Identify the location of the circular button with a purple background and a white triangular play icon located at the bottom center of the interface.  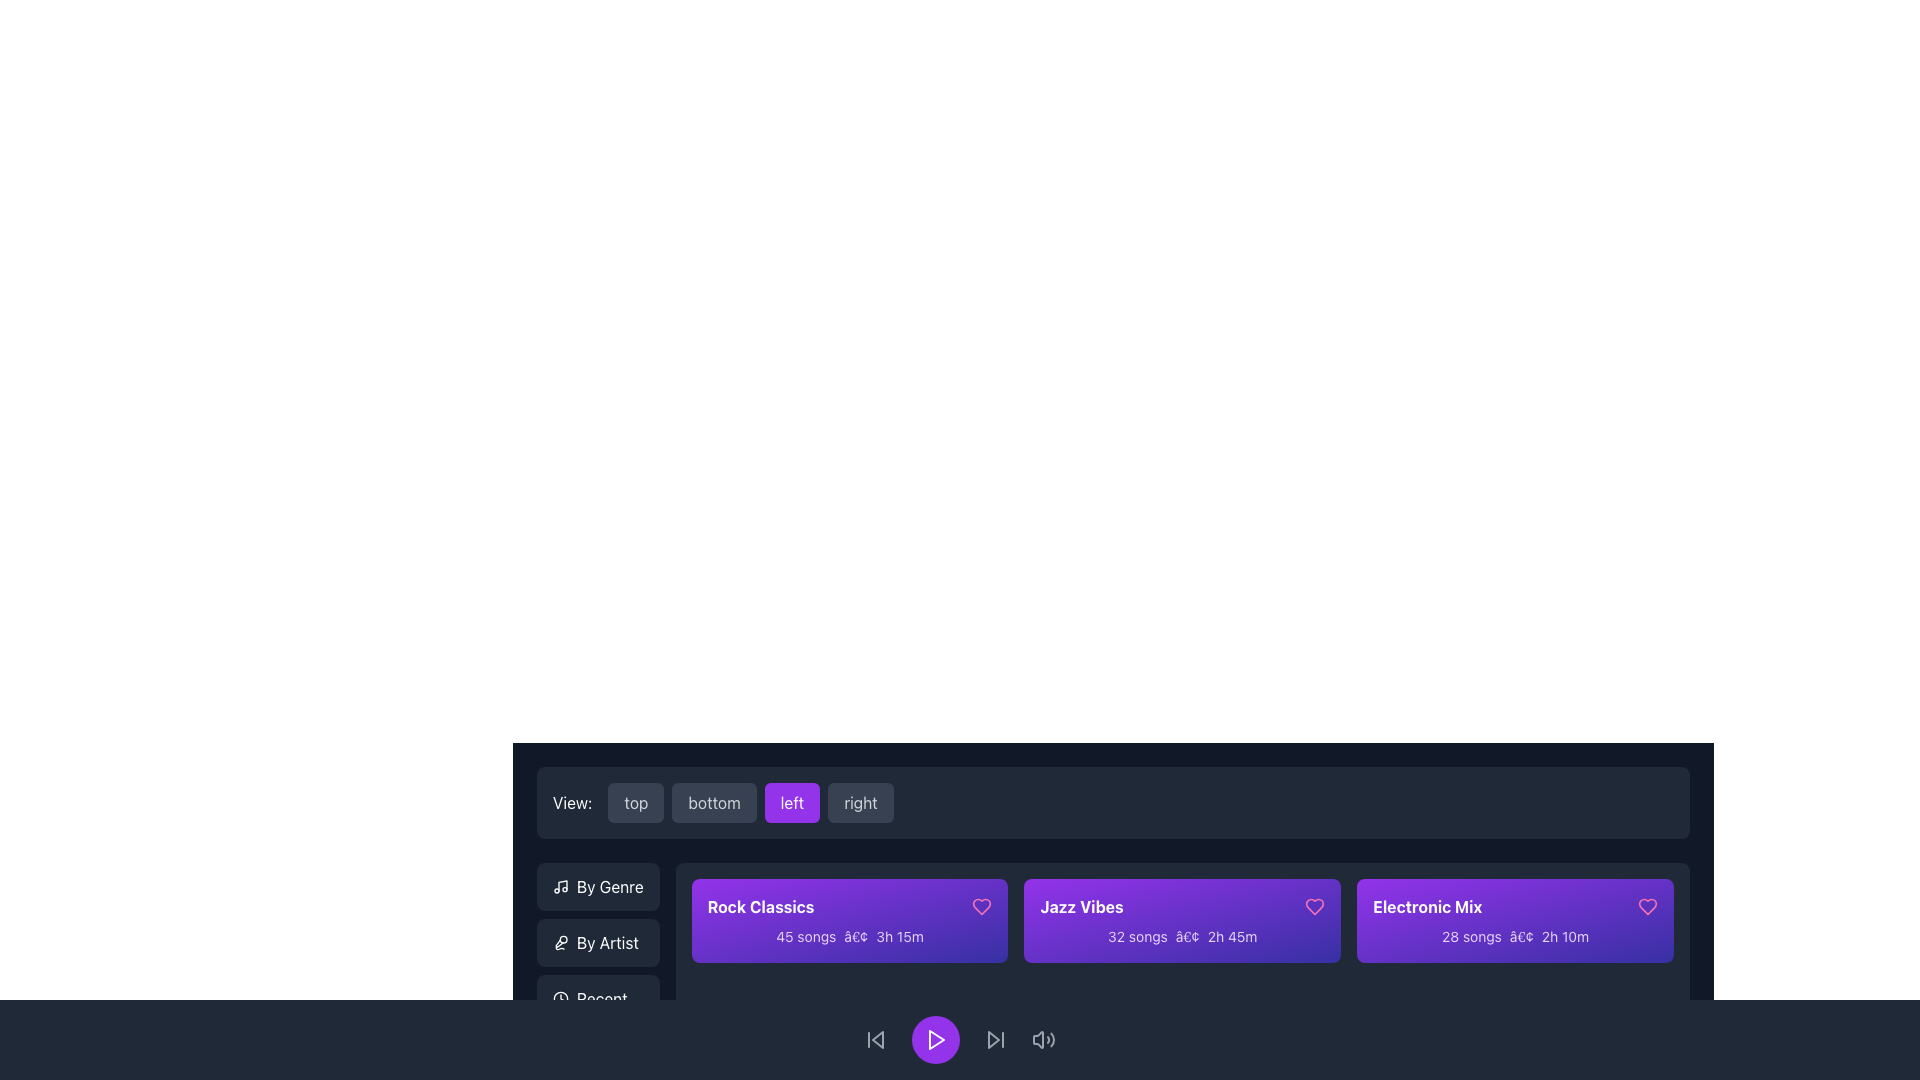
(935, 1039).